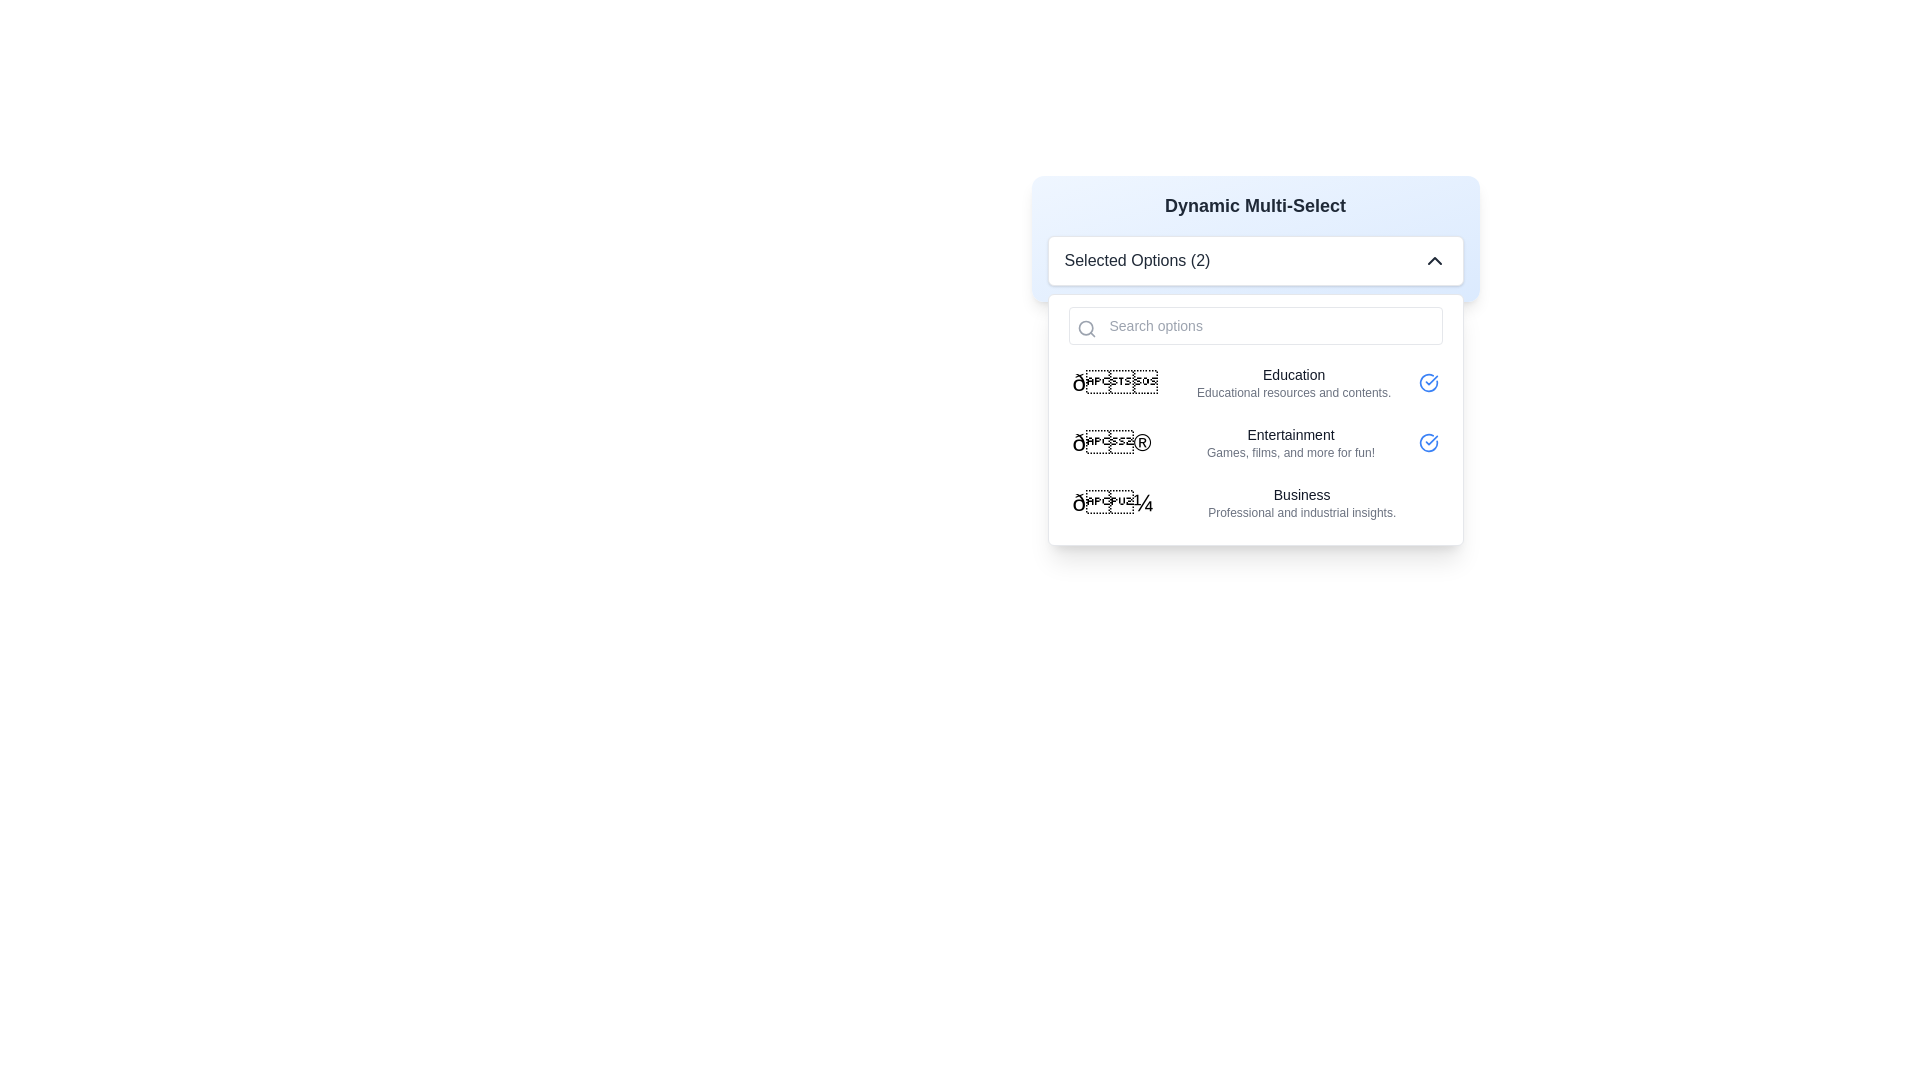  Describe the element at coordinates (1291, 442) in the screenshot. I see `the 'Entertainment' selectable list item, which contains two lines of text` at that location.